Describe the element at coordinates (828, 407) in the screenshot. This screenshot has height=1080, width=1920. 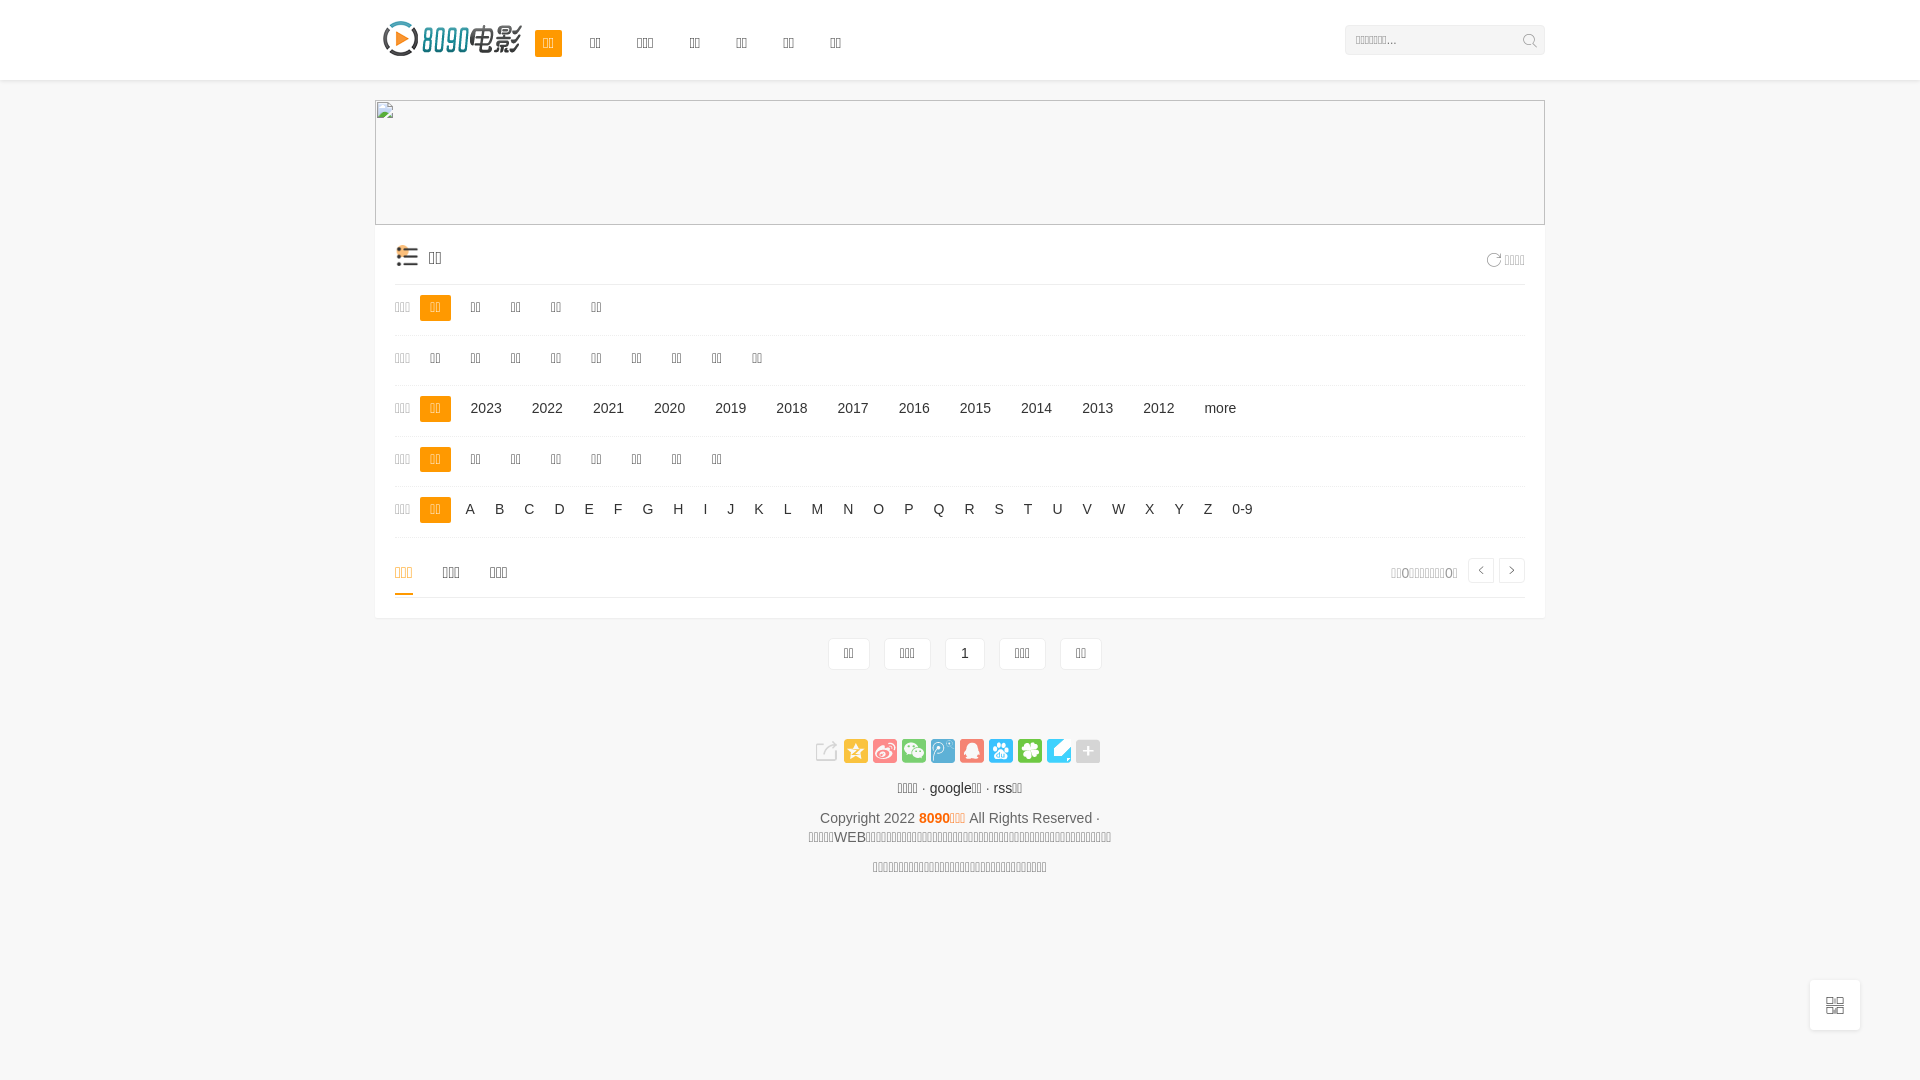
I see `'2017'` at that location.